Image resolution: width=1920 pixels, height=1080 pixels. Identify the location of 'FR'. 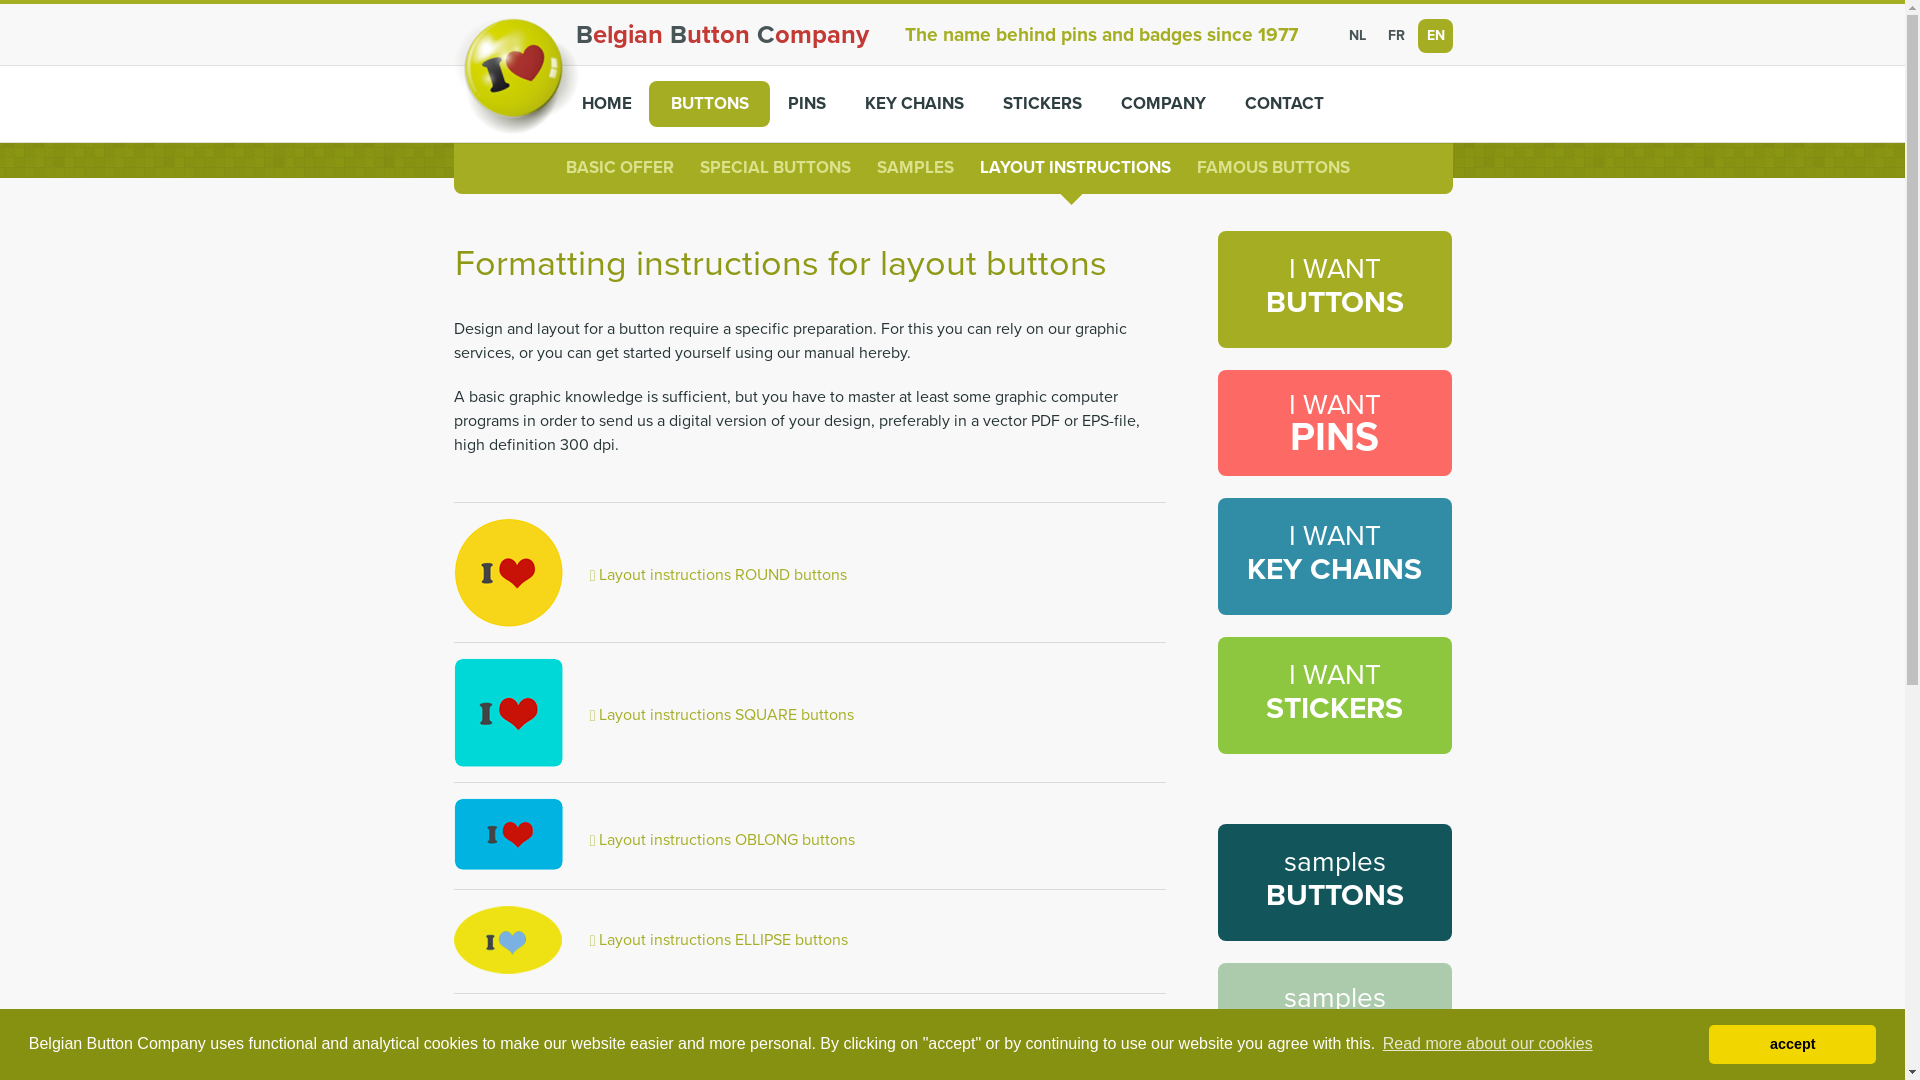
(1394, 35).